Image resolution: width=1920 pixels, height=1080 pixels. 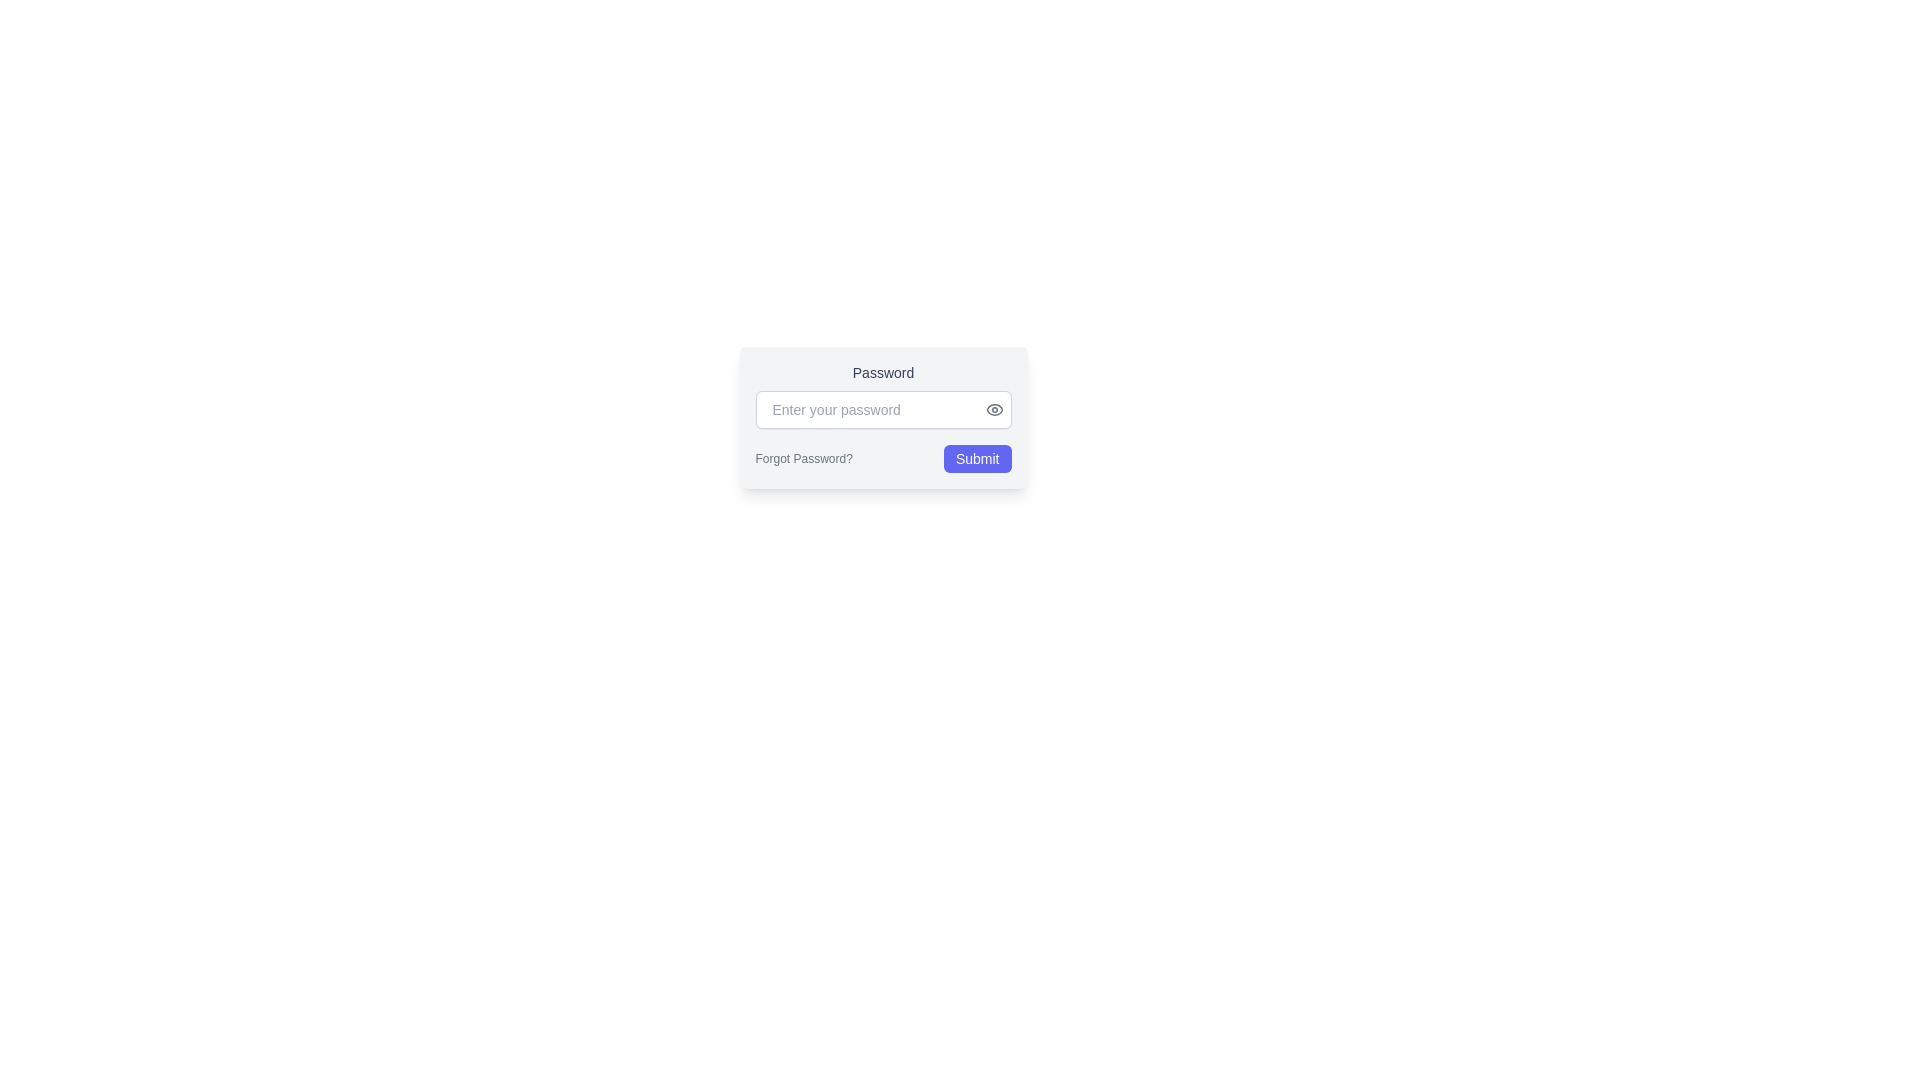 What do you see at coordinates (977, 459) in the screenshot?
I see `the 'Submit' button, which is indigo-colored with white text` at bounding box center [977, 459].